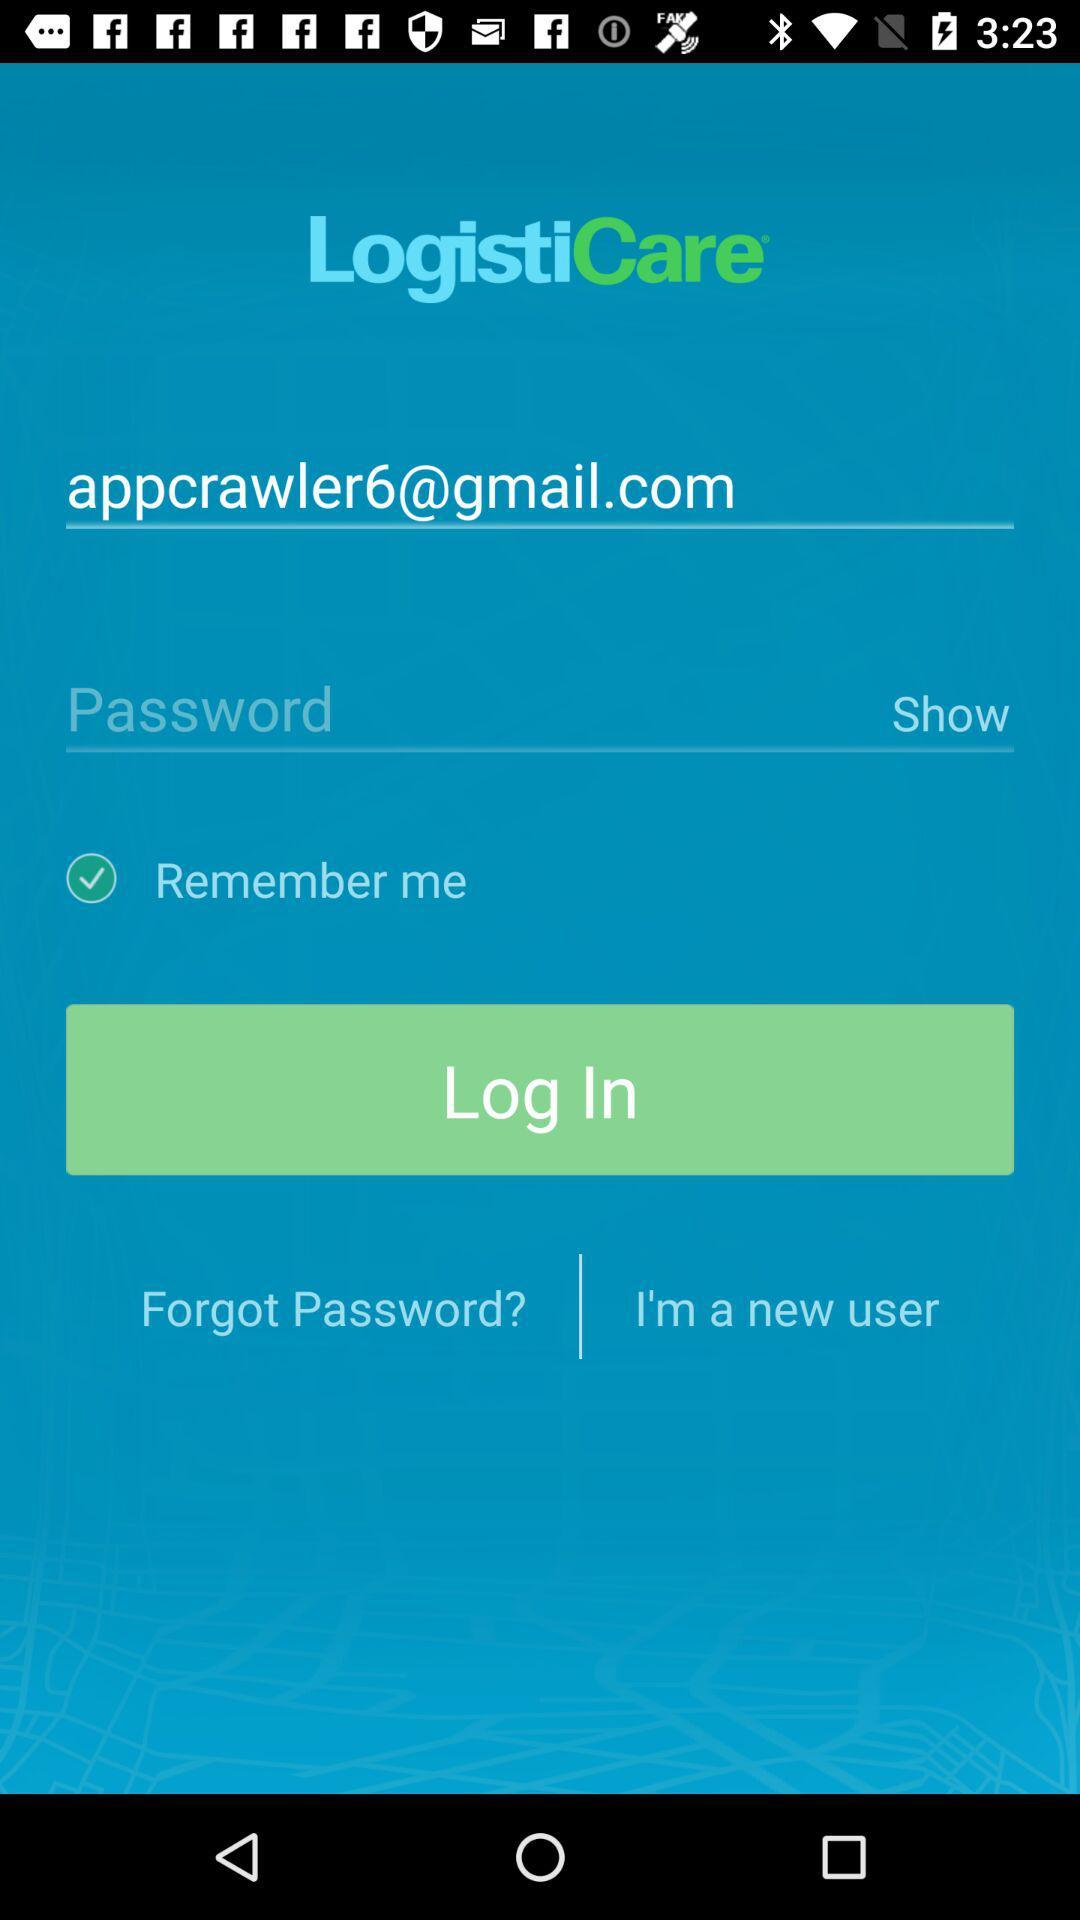 Image resolution: width=1080 pixels, height=1920 pixels. I want to click on your password, so click(474, 706).